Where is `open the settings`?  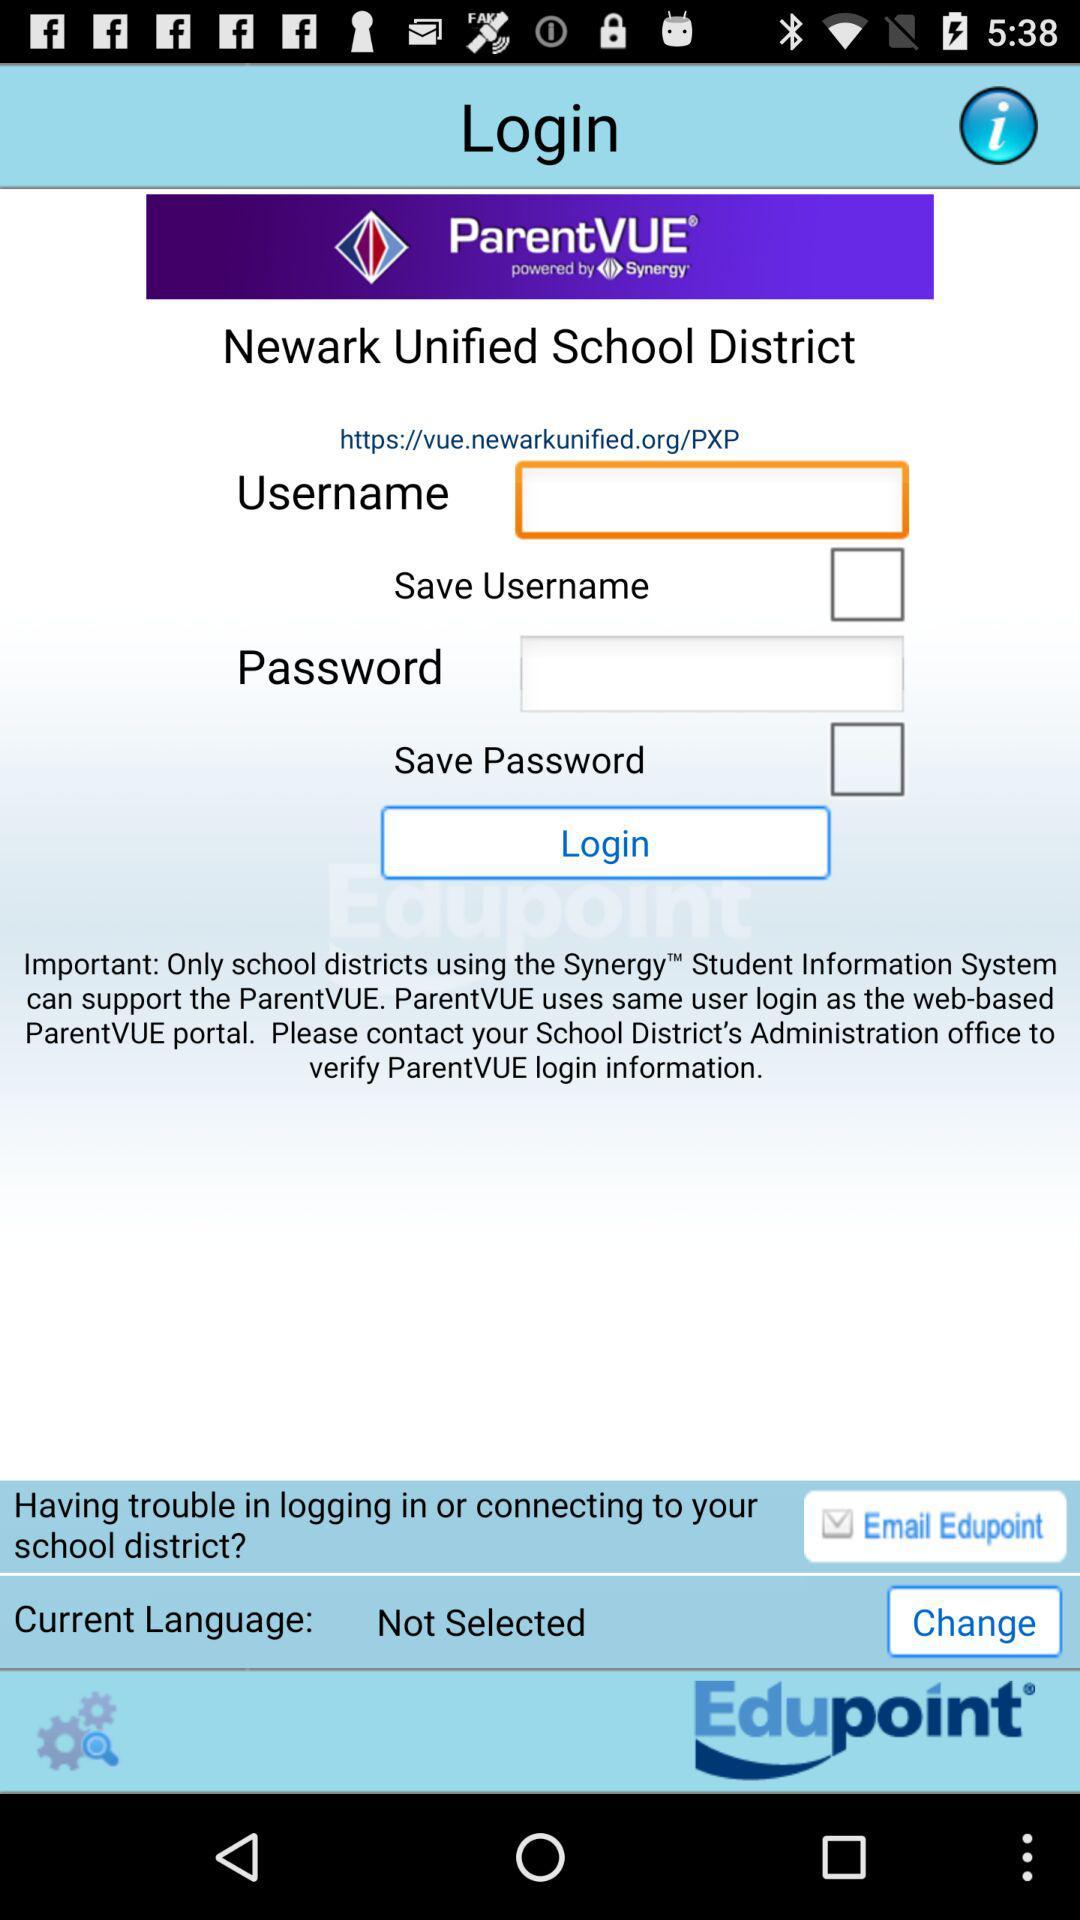 open the settings is located at coordinates (77, 1730).